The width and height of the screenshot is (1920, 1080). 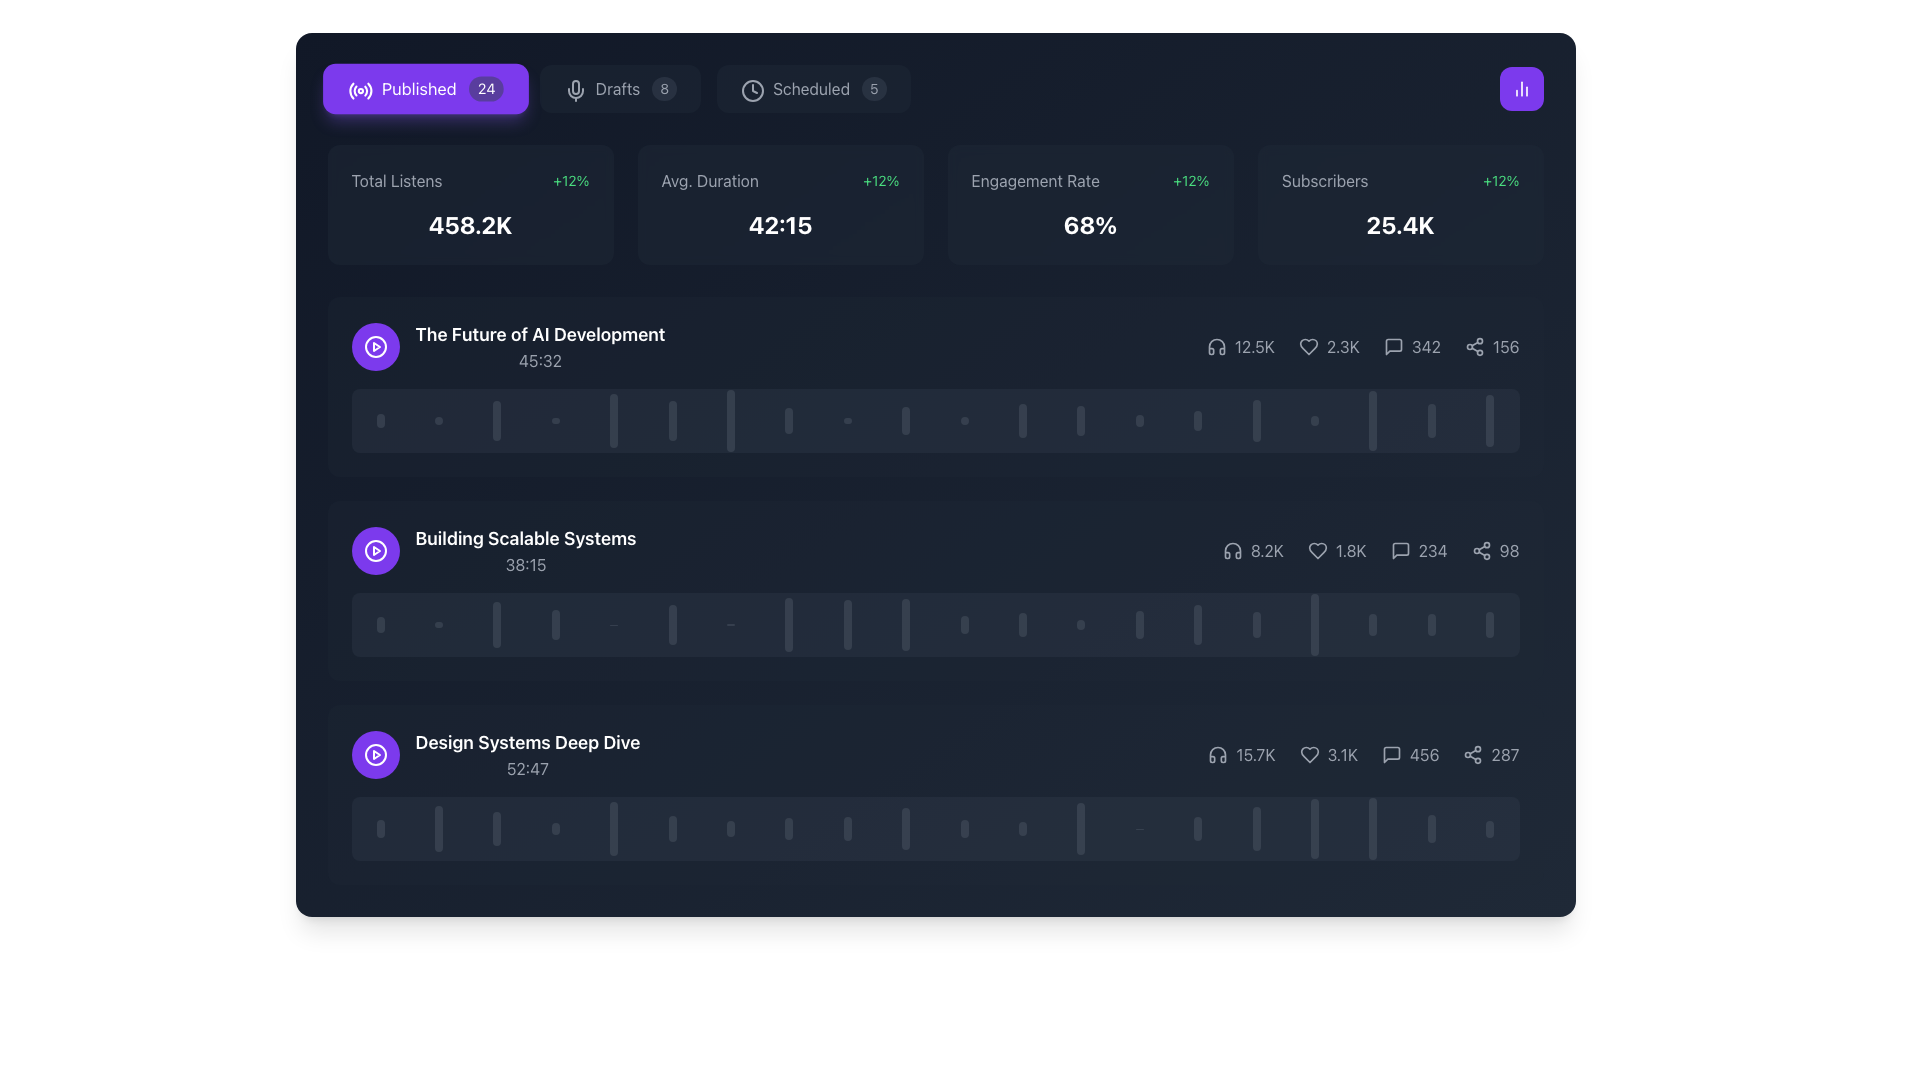 I want to click on the icon of the second media entry in the list, so click(x=494, y=551).